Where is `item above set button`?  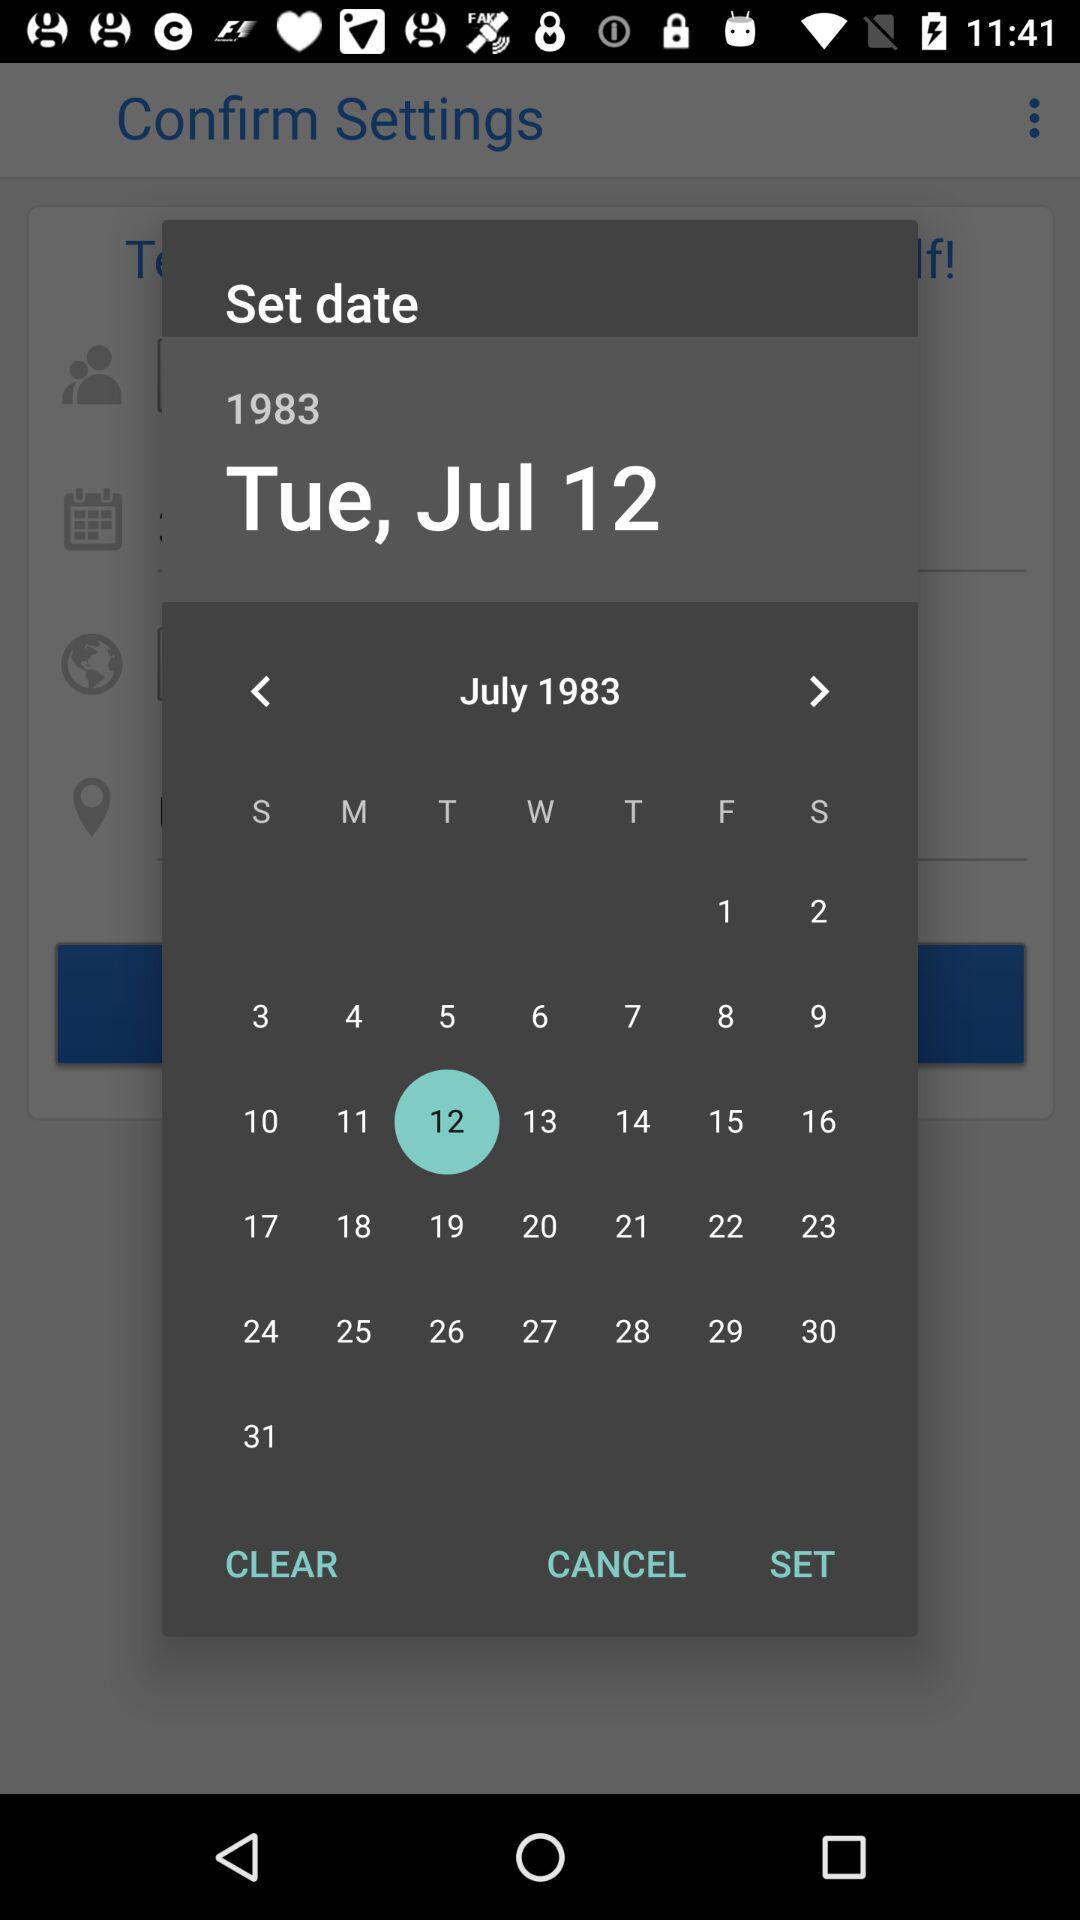 item above set button is located at coordinates (818, 691).